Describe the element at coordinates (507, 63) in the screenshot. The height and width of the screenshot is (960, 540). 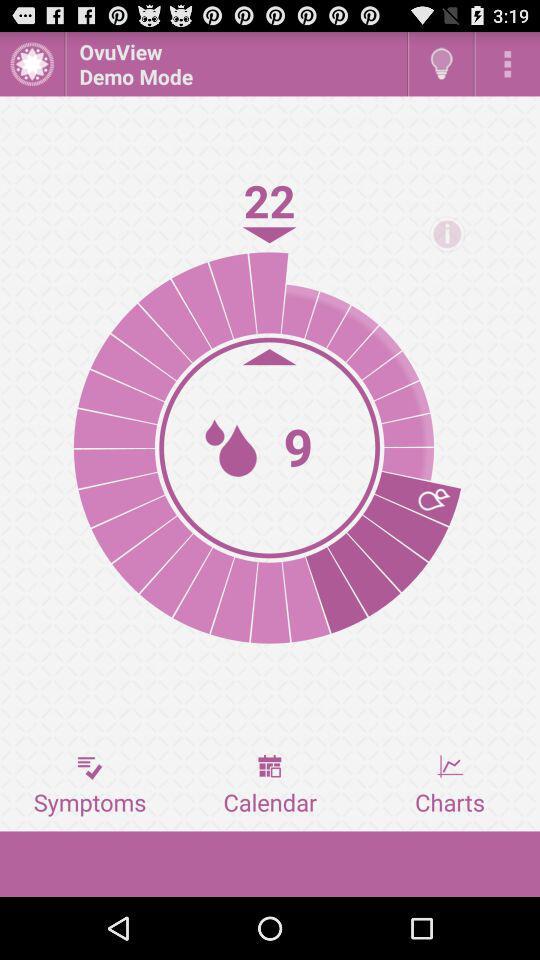
I see `ovuviue demo mode` at that location.